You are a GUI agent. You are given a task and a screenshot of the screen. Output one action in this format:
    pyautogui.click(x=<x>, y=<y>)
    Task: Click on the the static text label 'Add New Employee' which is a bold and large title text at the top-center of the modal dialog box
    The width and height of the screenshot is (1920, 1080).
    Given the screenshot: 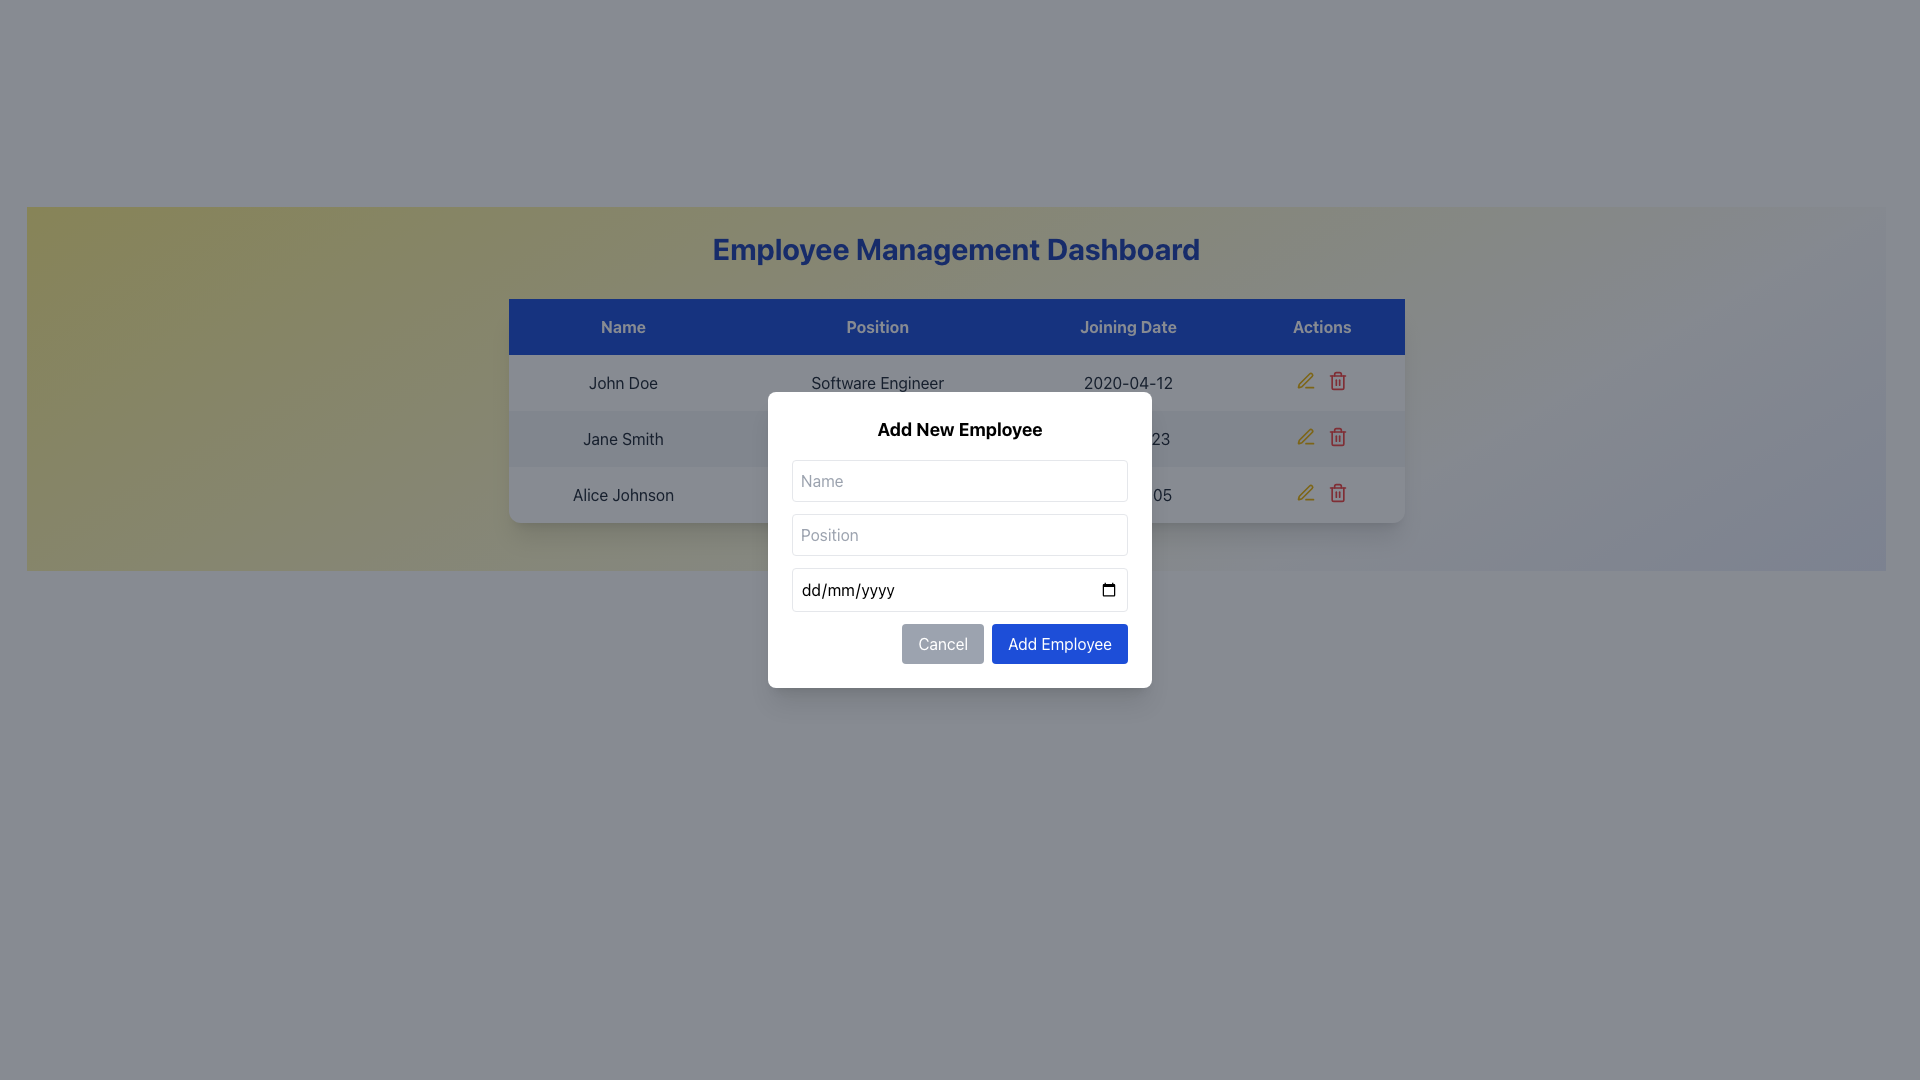 What is the action you would take?
    pyautogui.click(x=960, y=428)
    